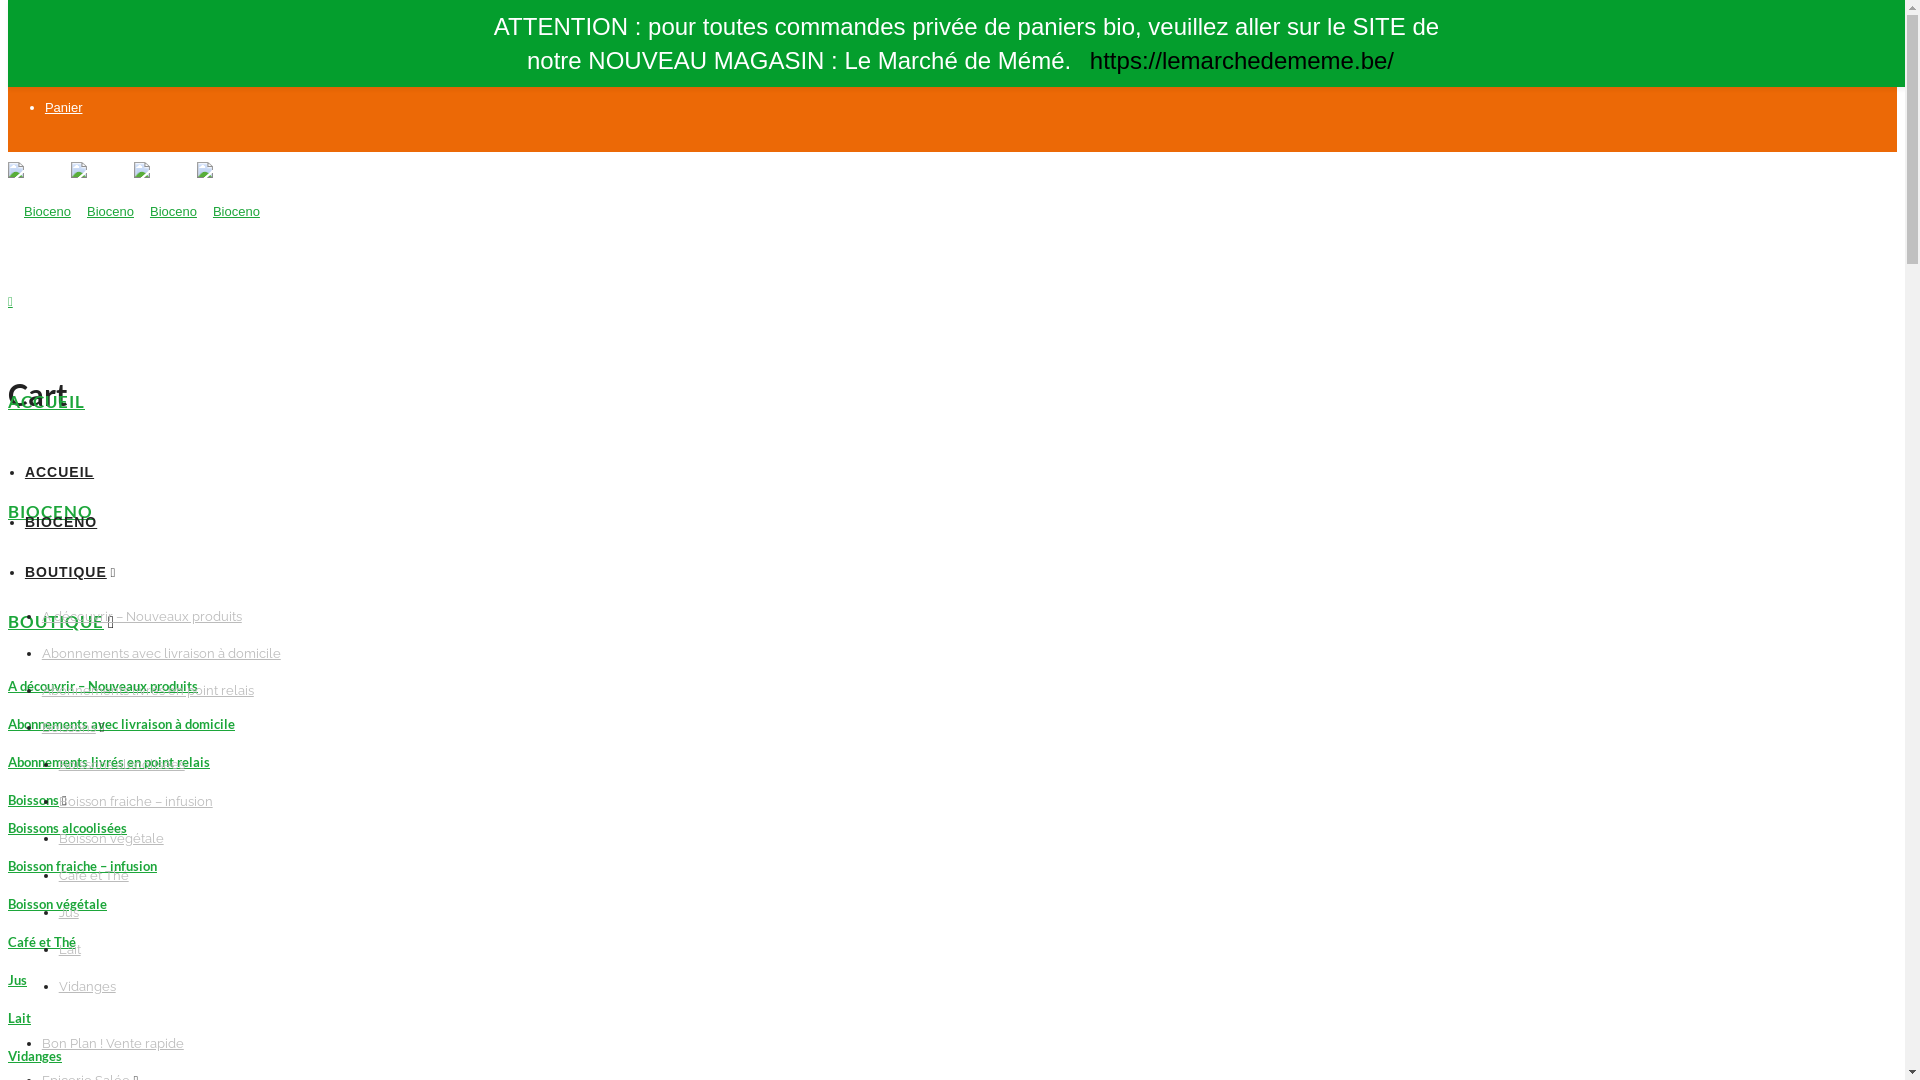 The width and height of the screenshot is (1920, 1080). What do you see at coordinates (56, 620) in the screenshot?
I see `'BOUTIQUE'` at bounding box center [56, 620].